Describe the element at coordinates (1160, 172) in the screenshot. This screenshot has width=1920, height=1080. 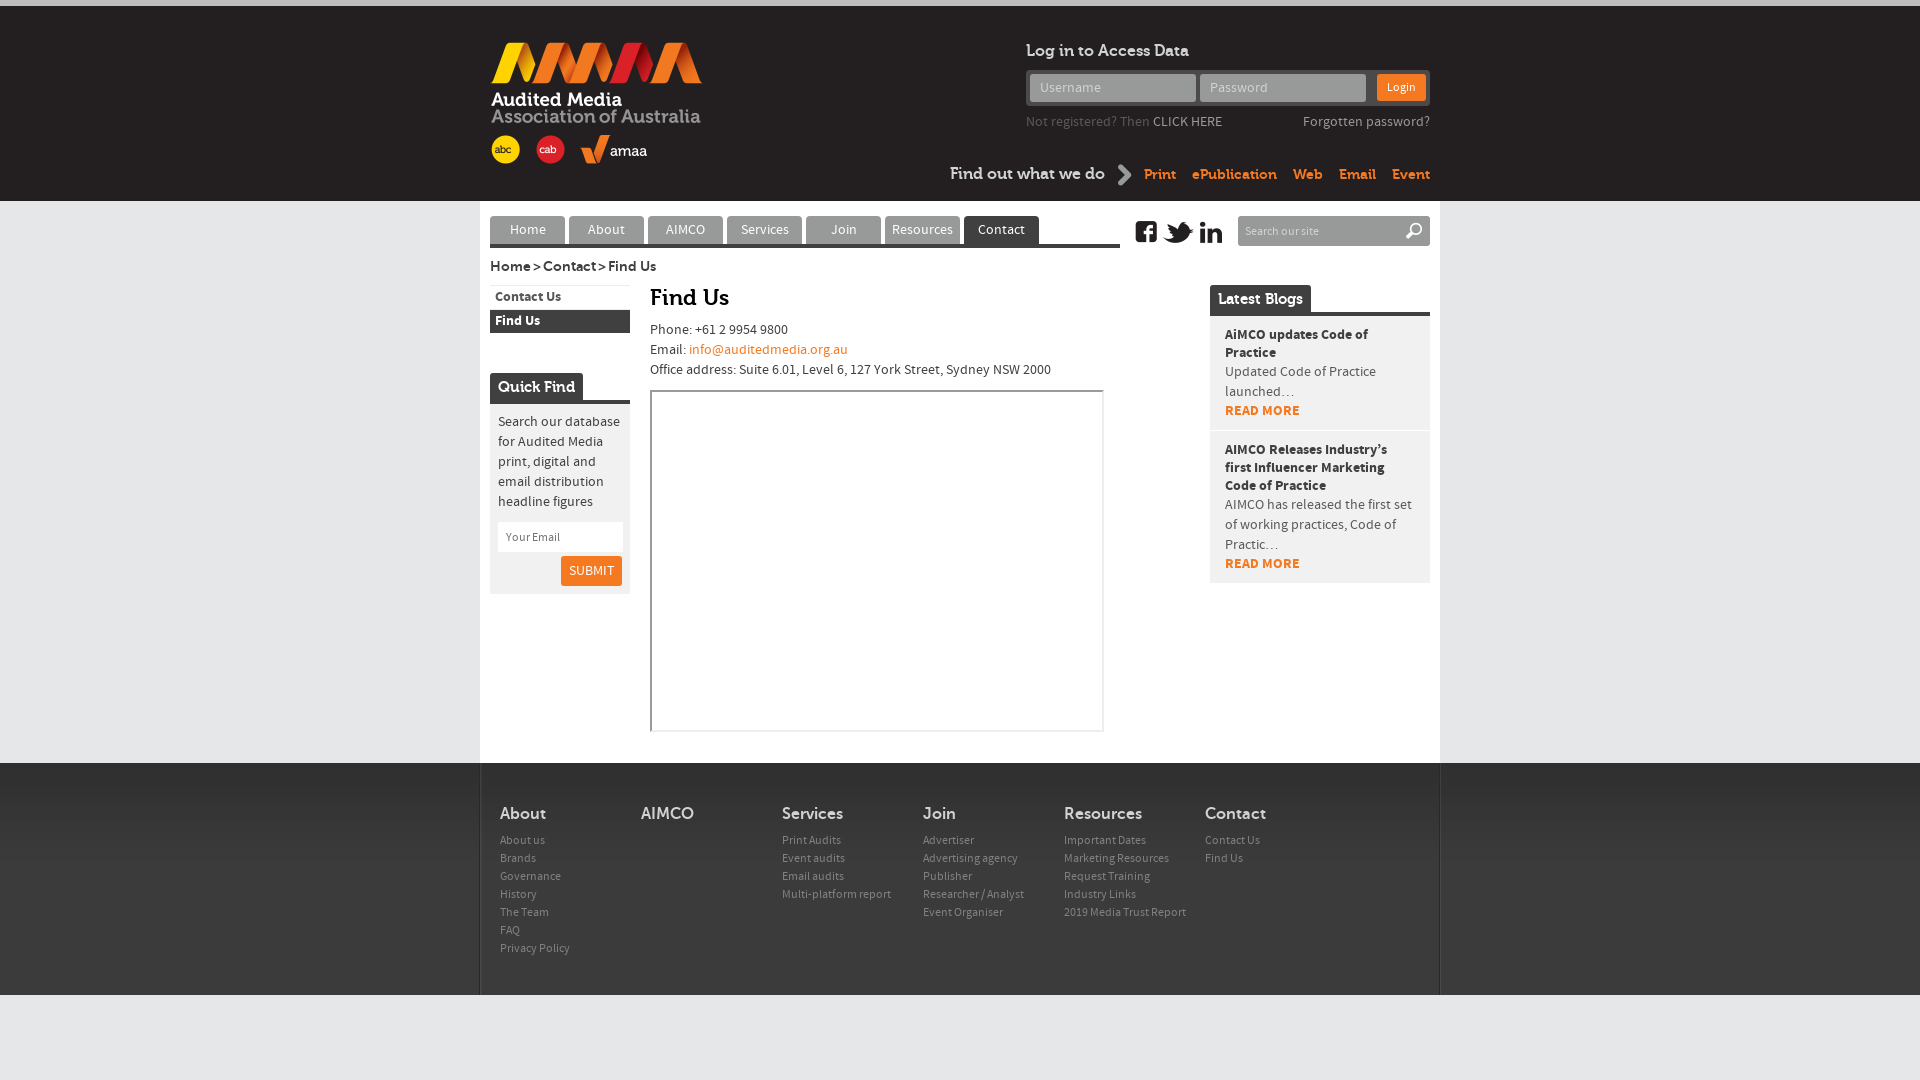
I see `'Print'` at that location.